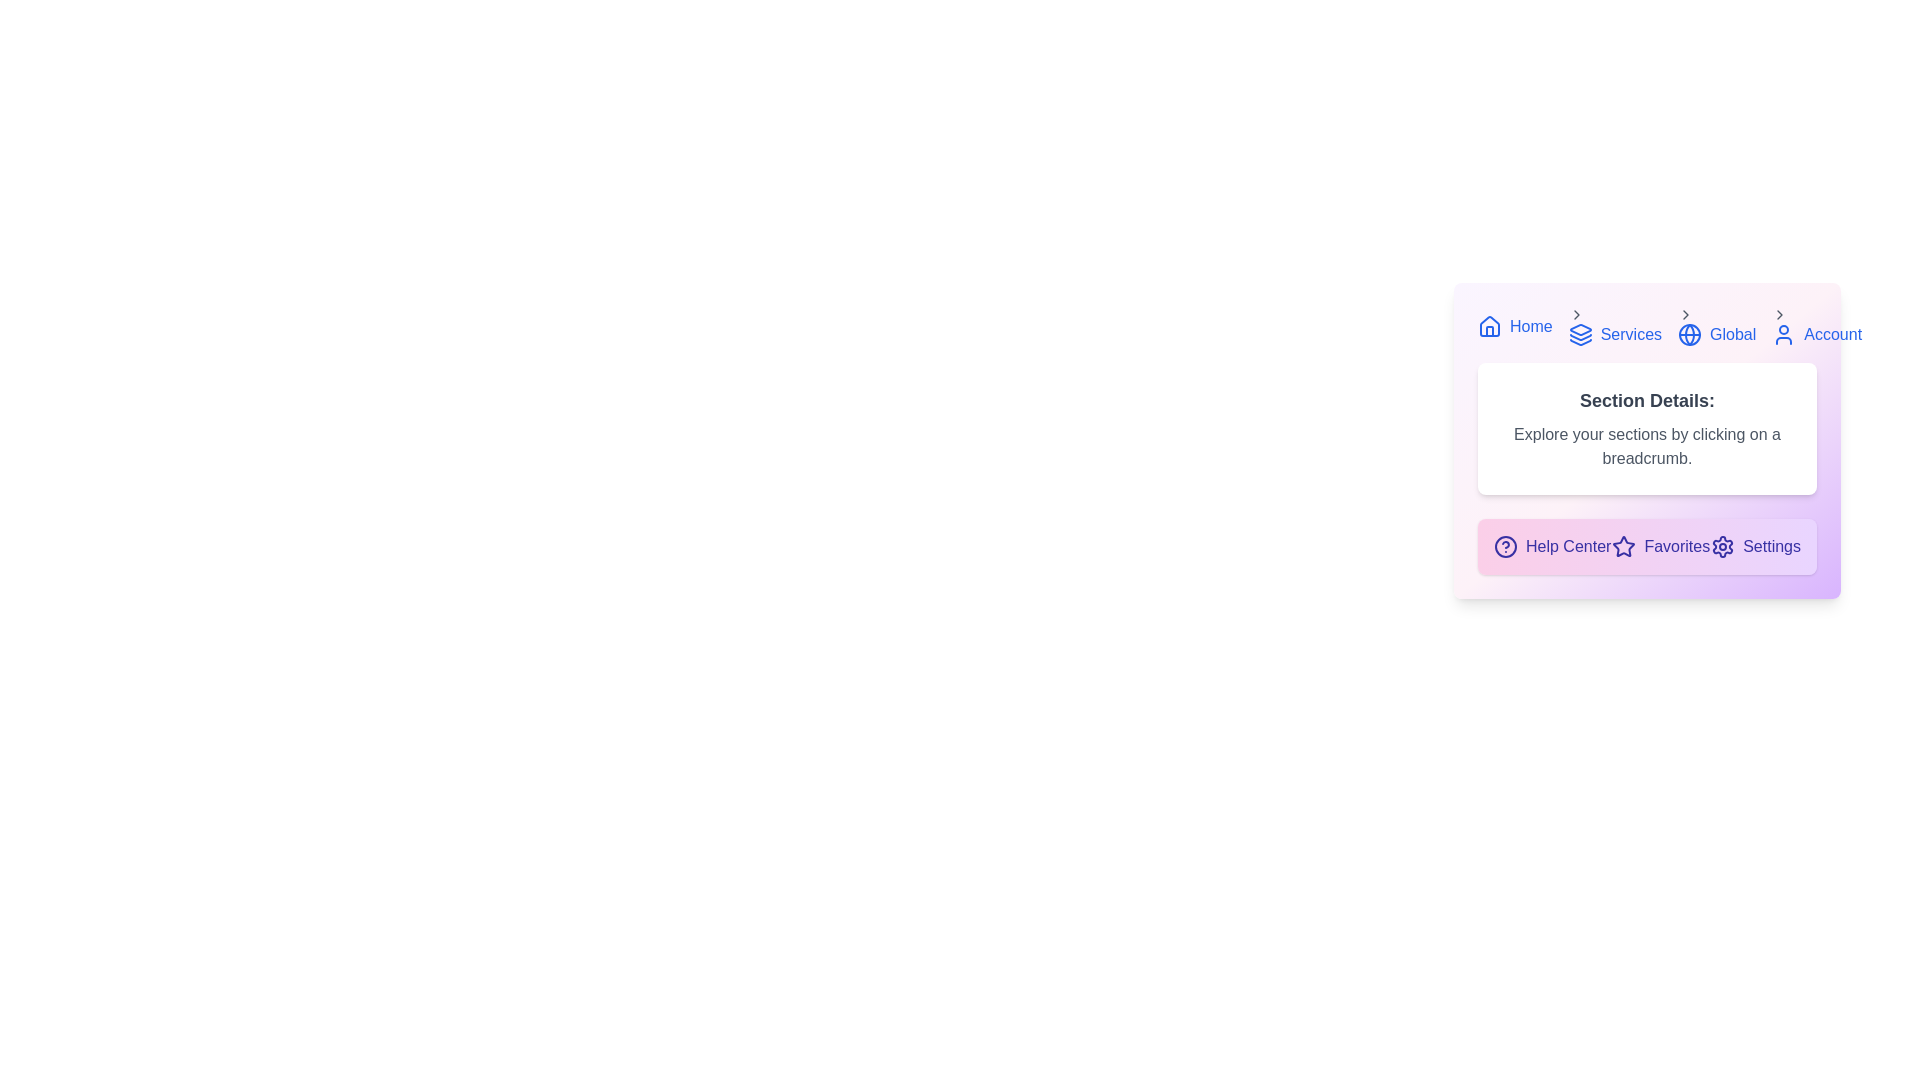  Describe the element at coordinates (1624, 546) in the screenshot. I see `the star-shaped icon in the bottom button row` at that location.